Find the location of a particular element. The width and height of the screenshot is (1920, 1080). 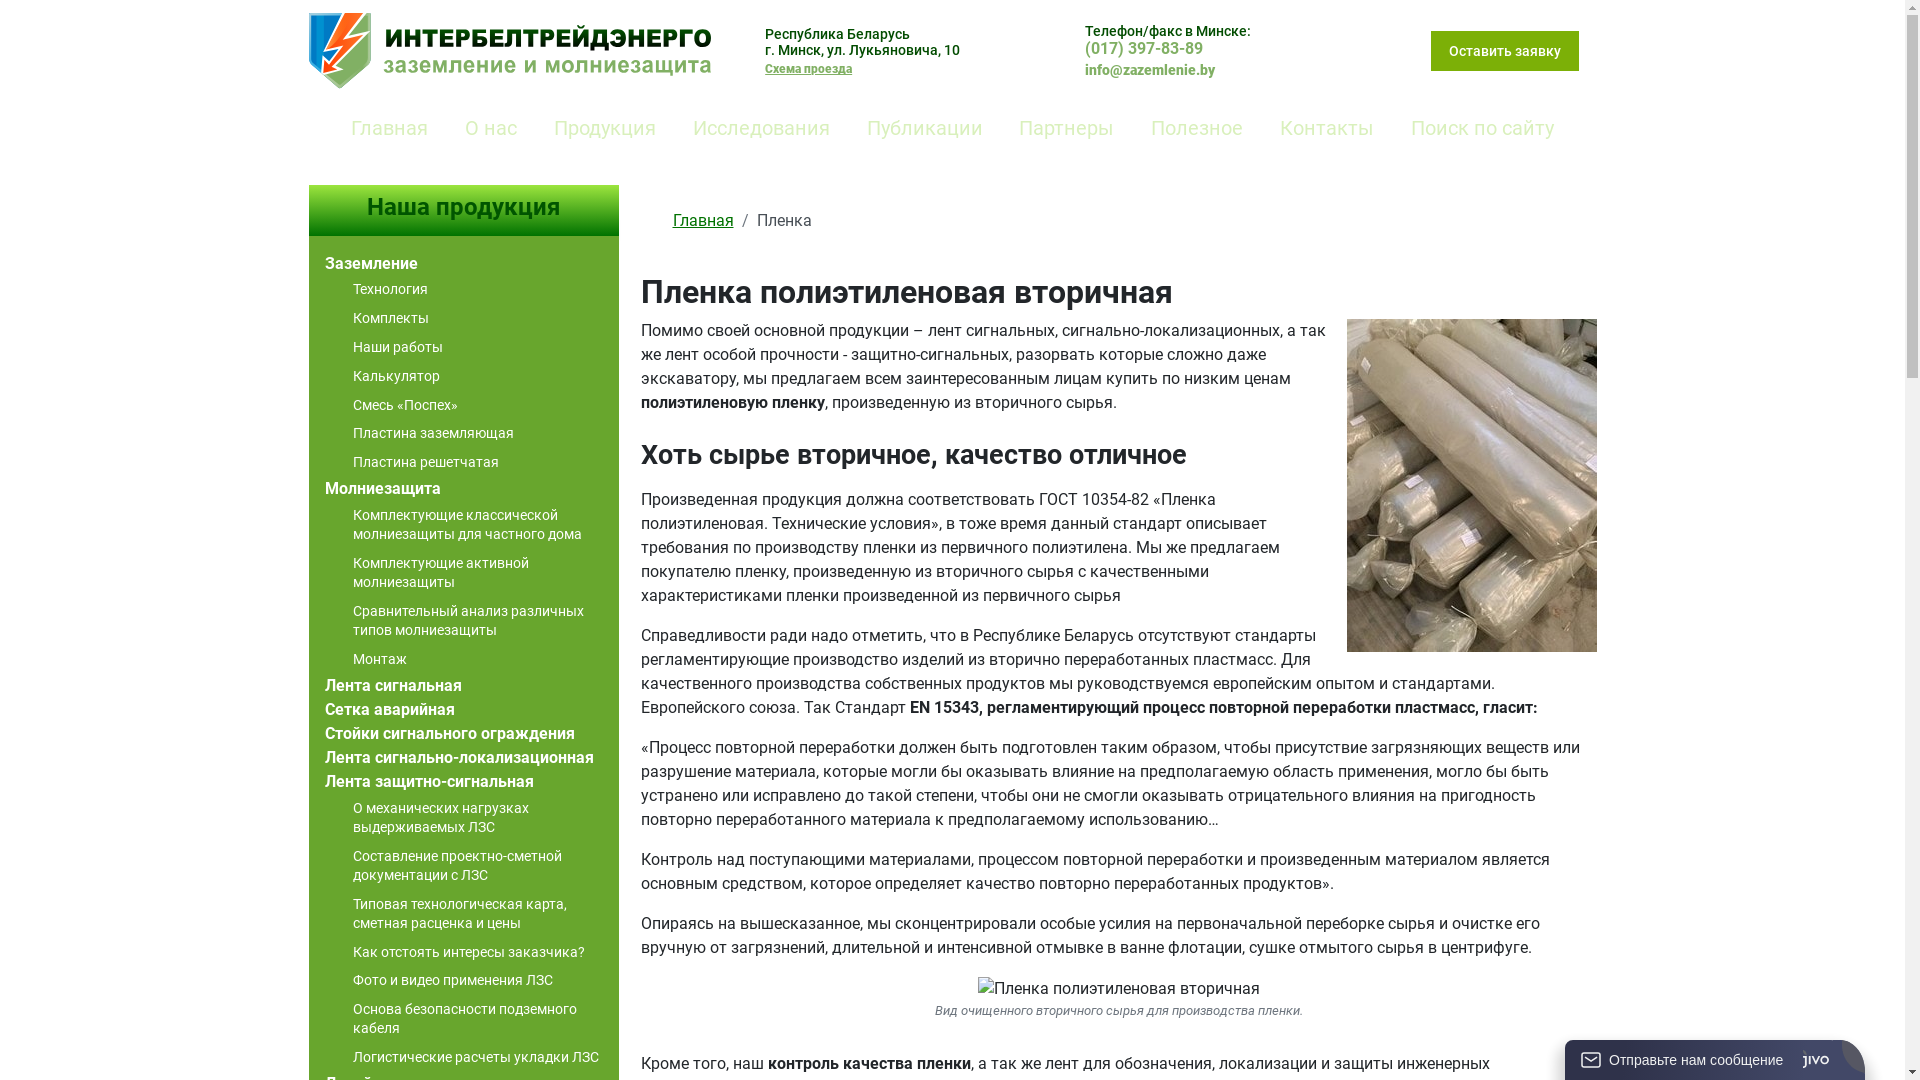

'(017) 397-83-89' is located at coordinates (1143, 47).